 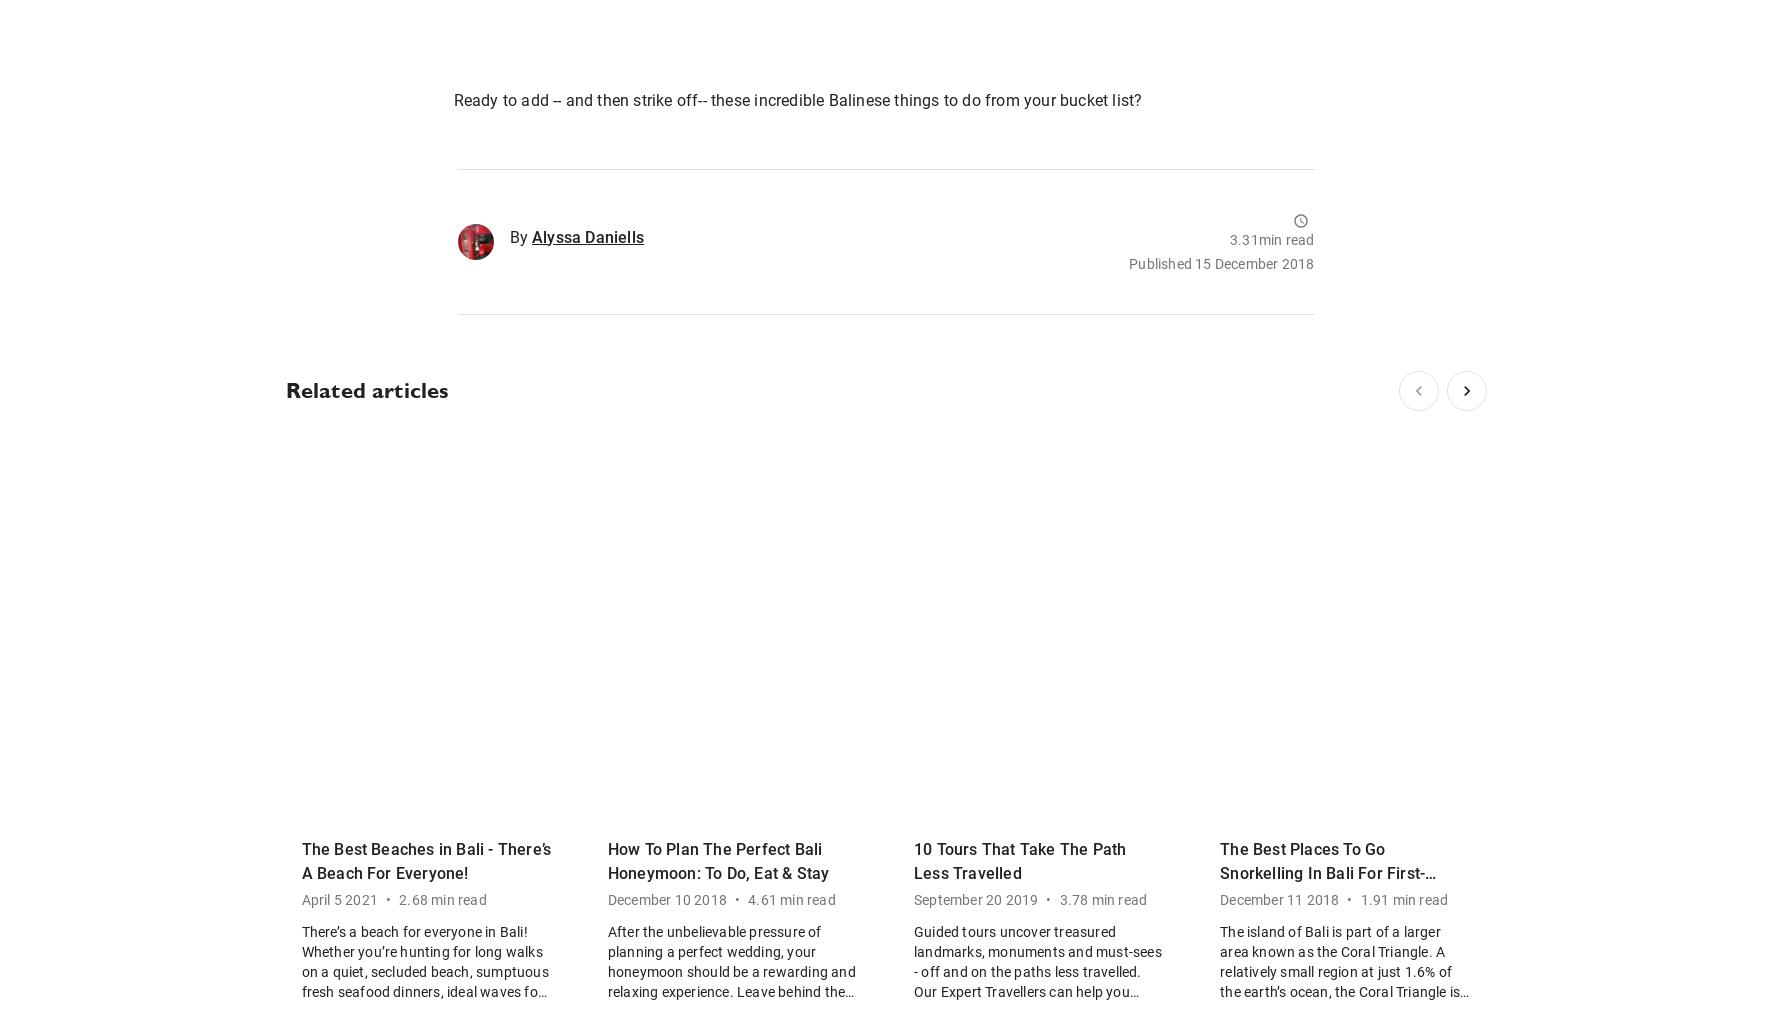 I want to click on 'The Best Places To Go Snorkelling In Bali For First-Timers', so click(x=1220, y=872).